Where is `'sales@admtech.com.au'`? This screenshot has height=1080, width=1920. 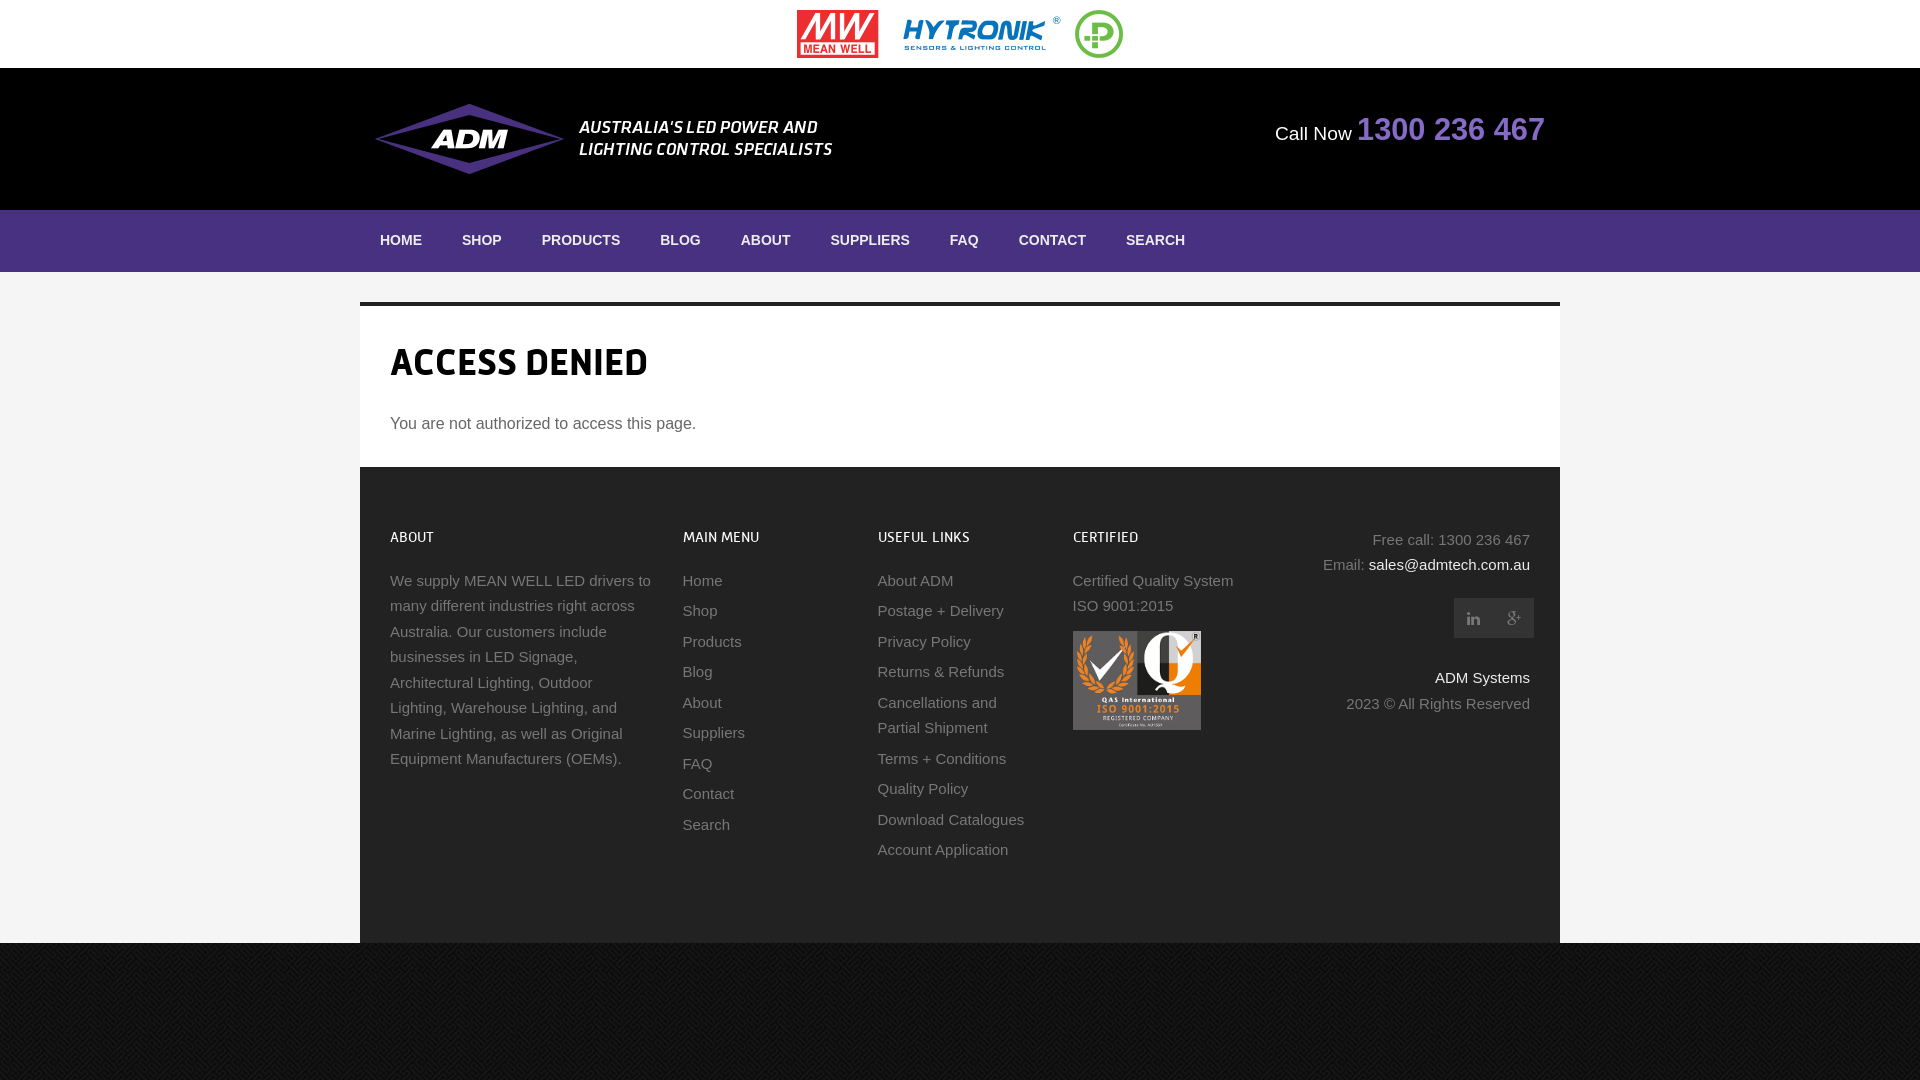
'sales@admtech.com.au' is located at coordinates (1449, 564).